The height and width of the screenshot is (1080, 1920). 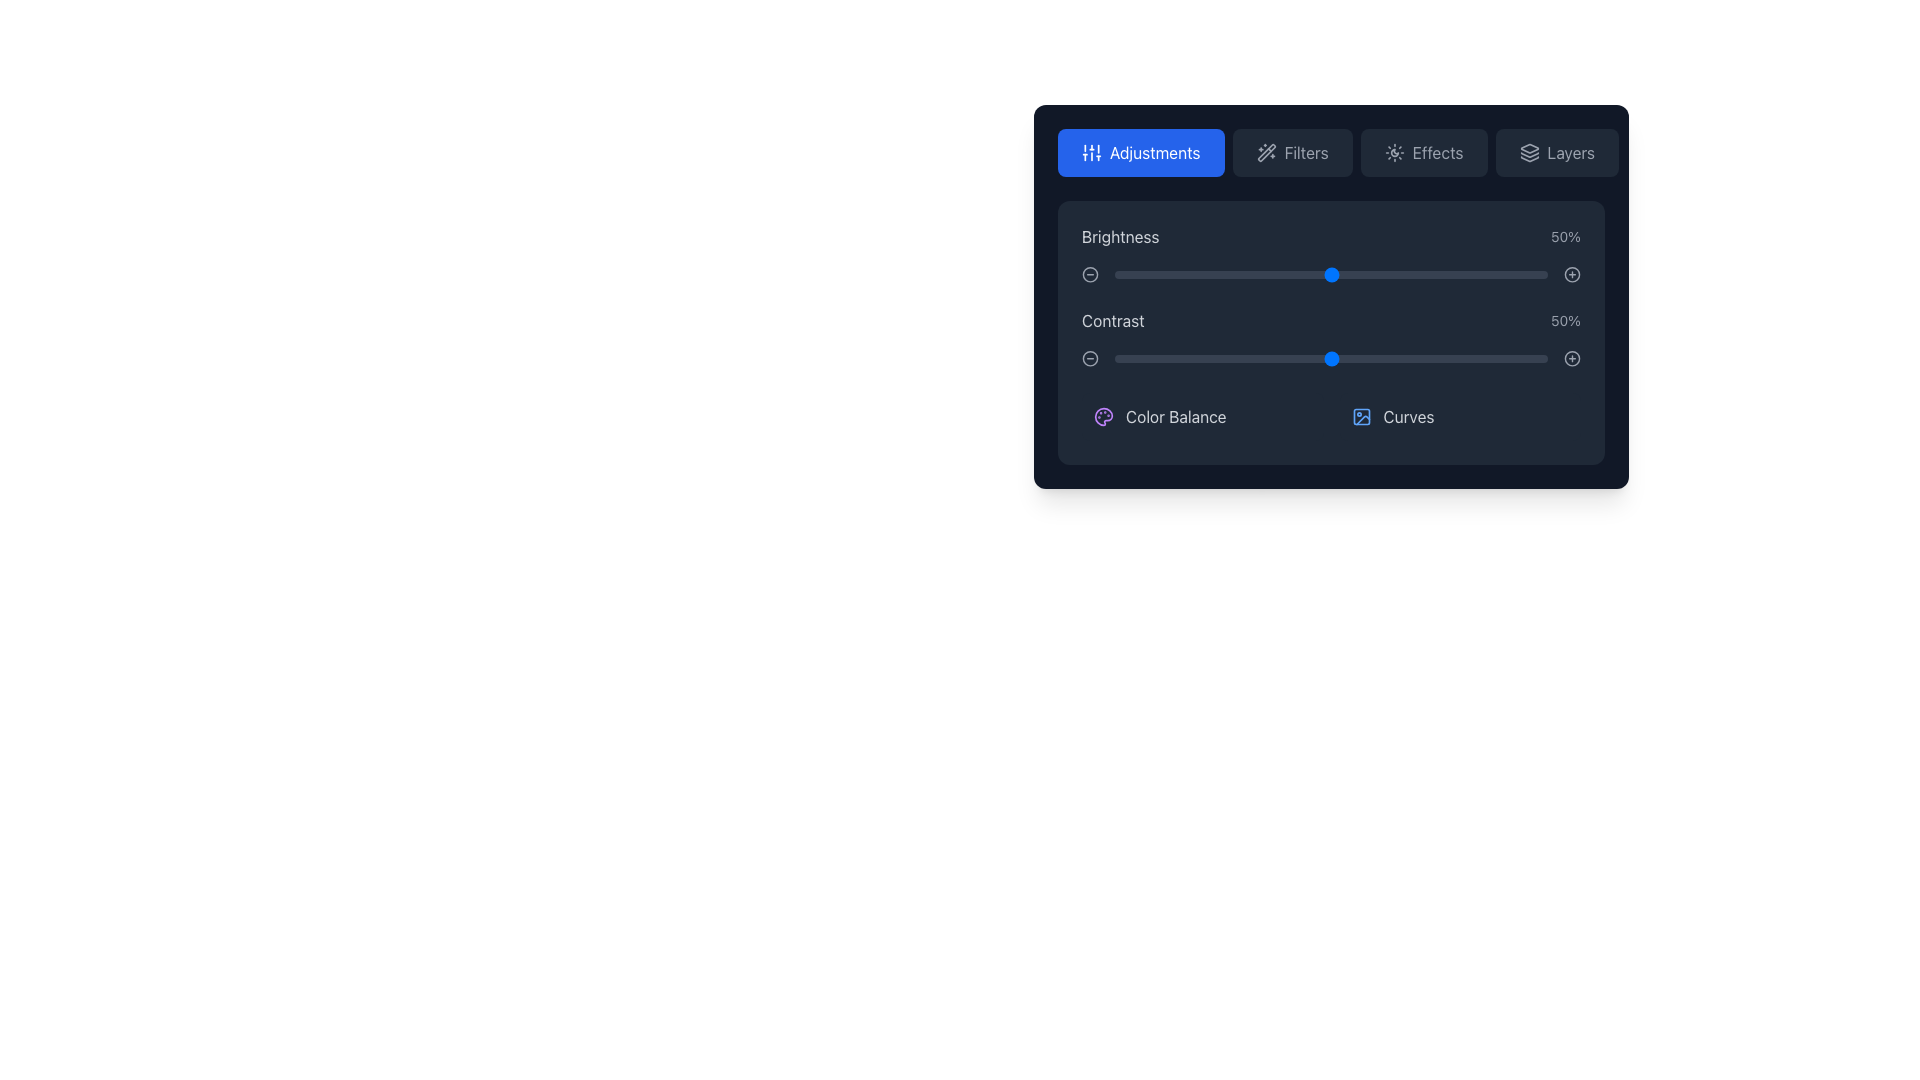 I want to click on the wand-like icon with sparkles adjacent to the 'Filters' text, so click(x=1265, y=152).